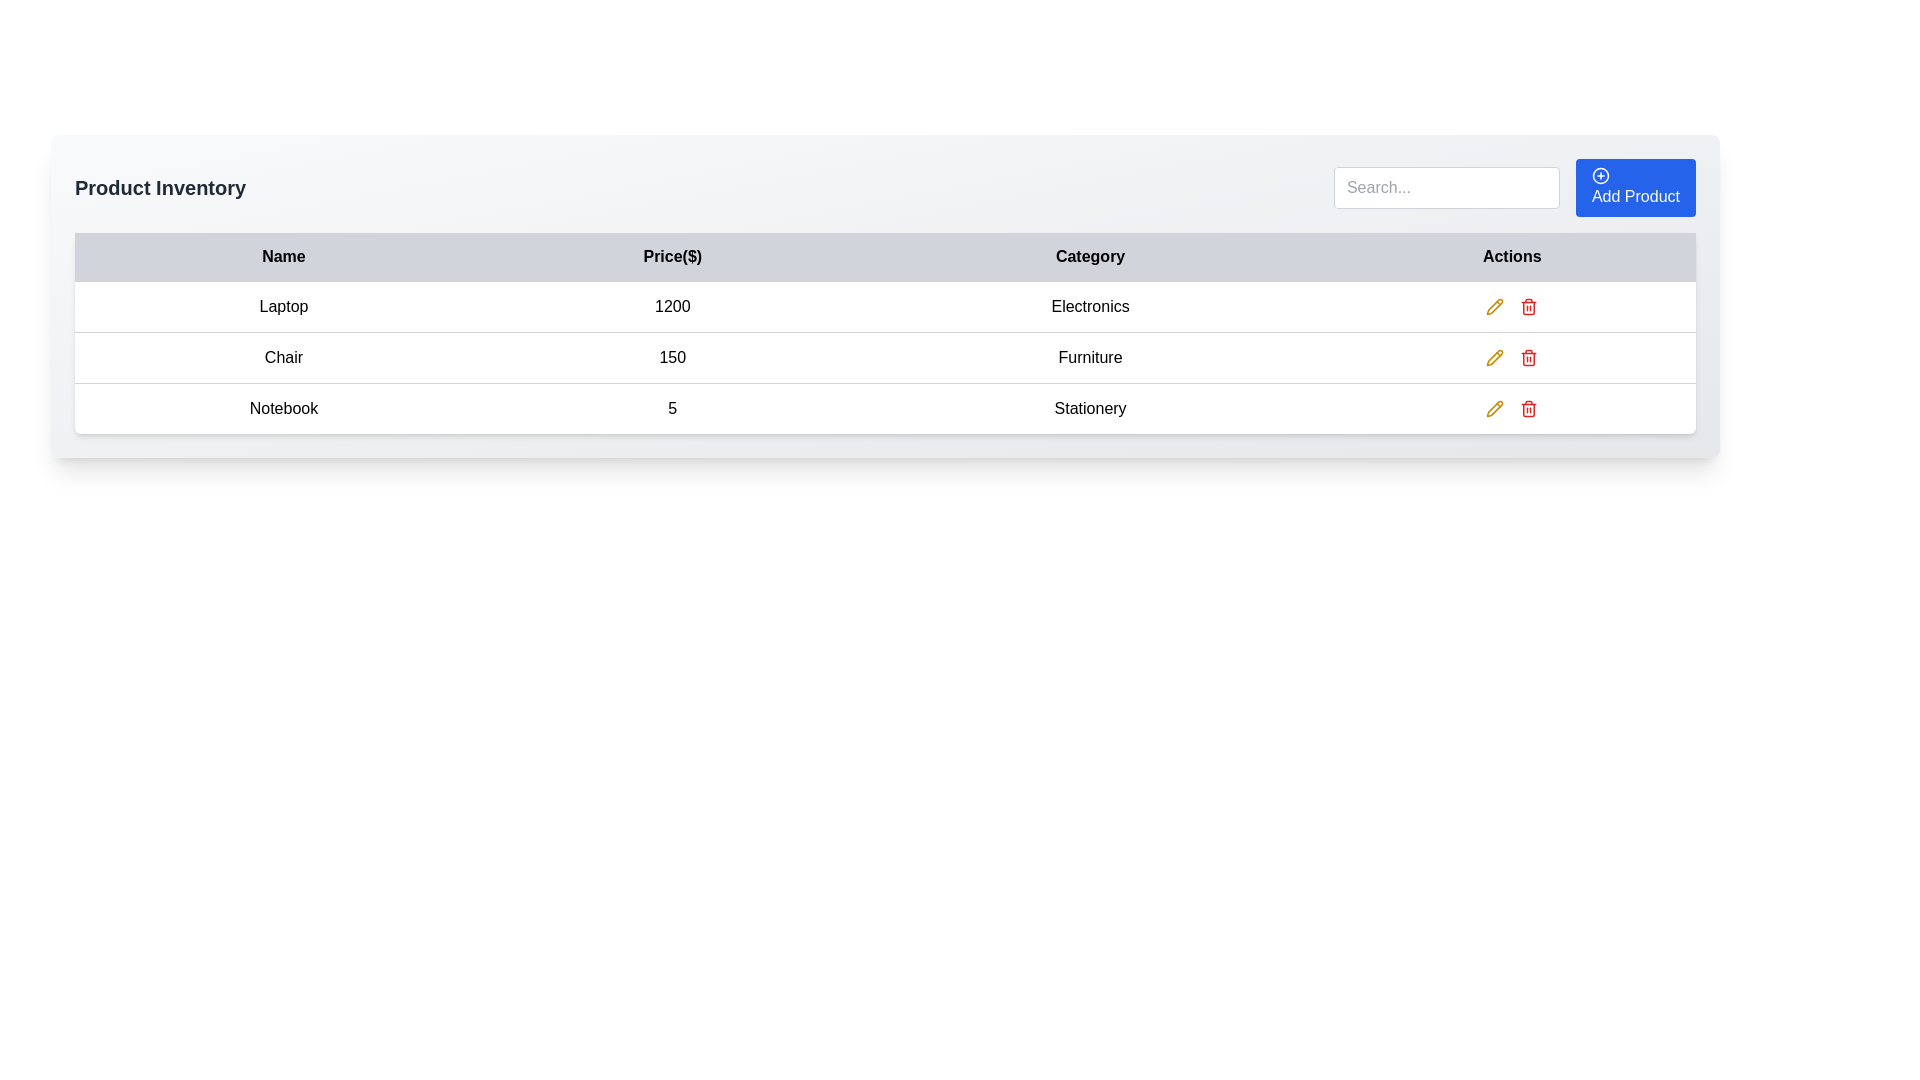 The image size is (1920, 1080). Describe the element at coordinates (1089, 307) in the screenshot. I see `the text label displaying the category of the associated item` at that location.